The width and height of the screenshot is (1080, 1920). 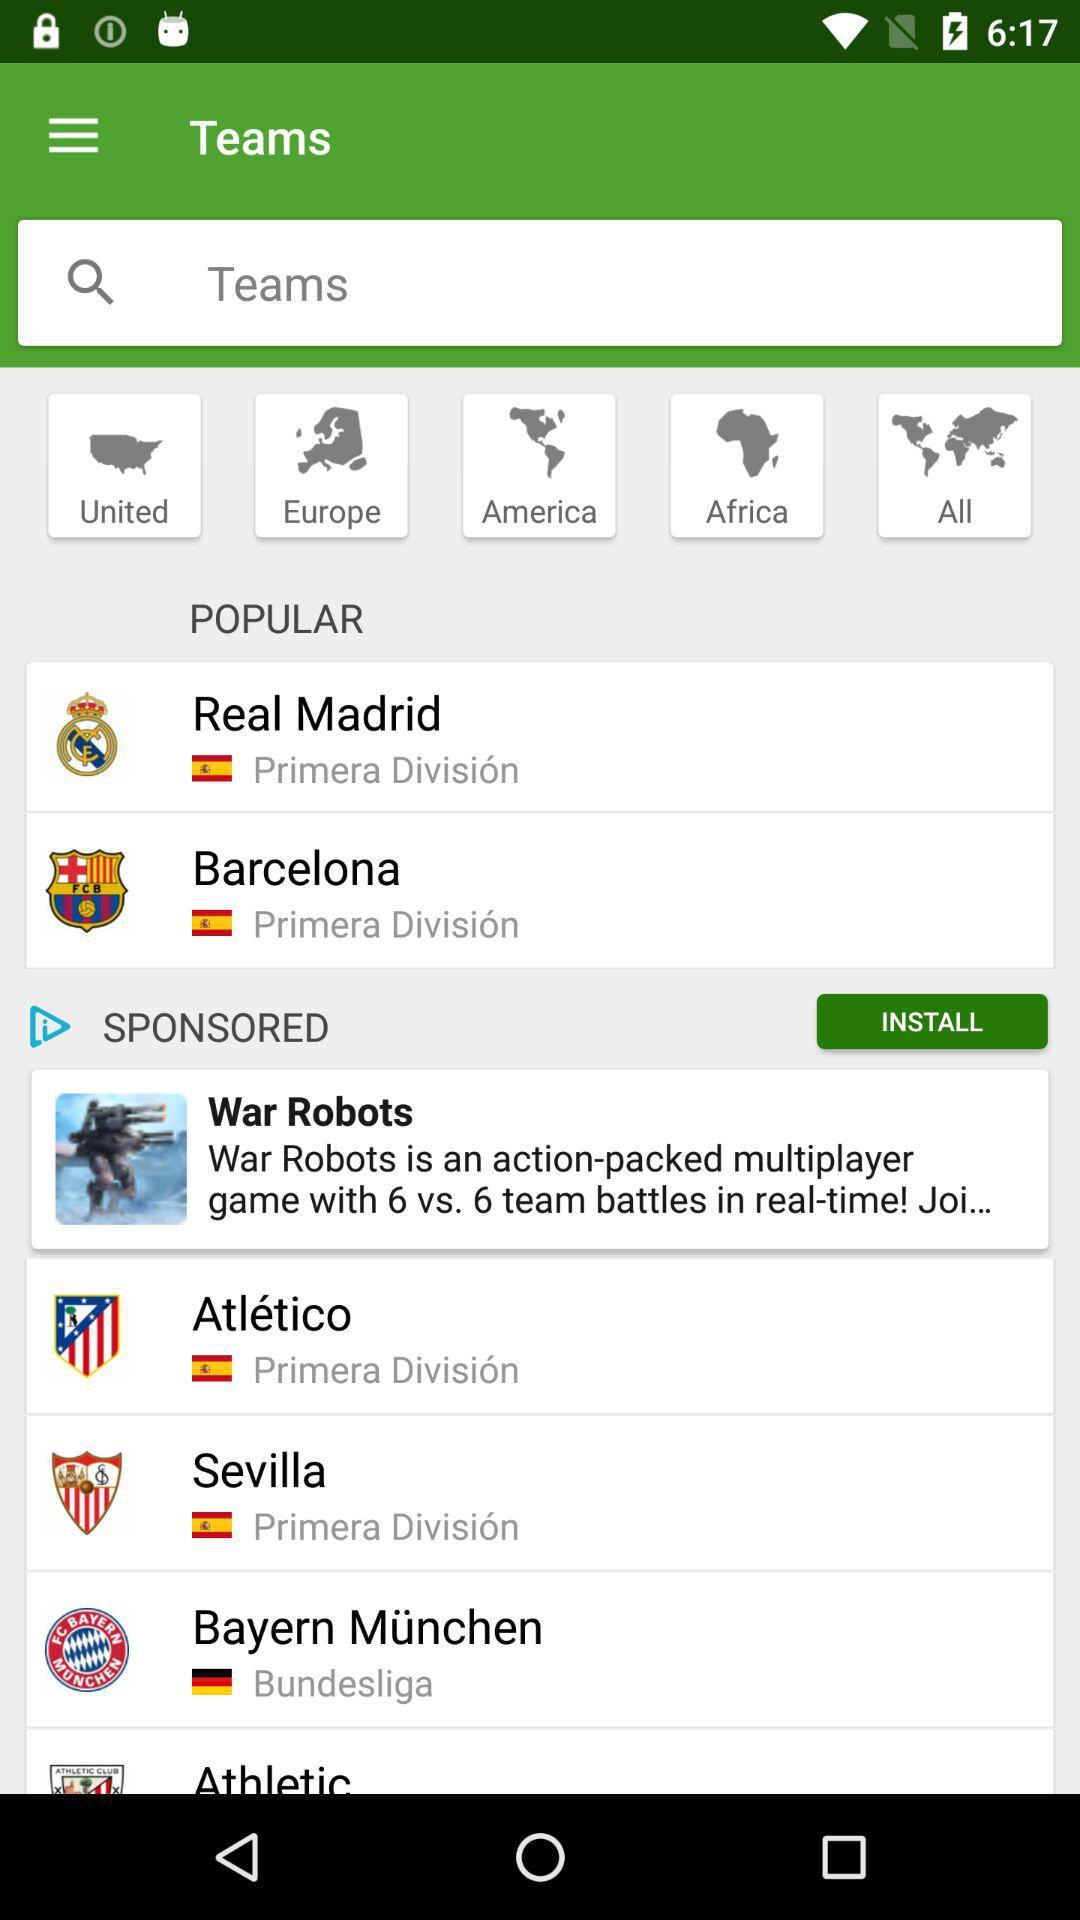 I want to click on item next to america item, so click(x=747, y=466).